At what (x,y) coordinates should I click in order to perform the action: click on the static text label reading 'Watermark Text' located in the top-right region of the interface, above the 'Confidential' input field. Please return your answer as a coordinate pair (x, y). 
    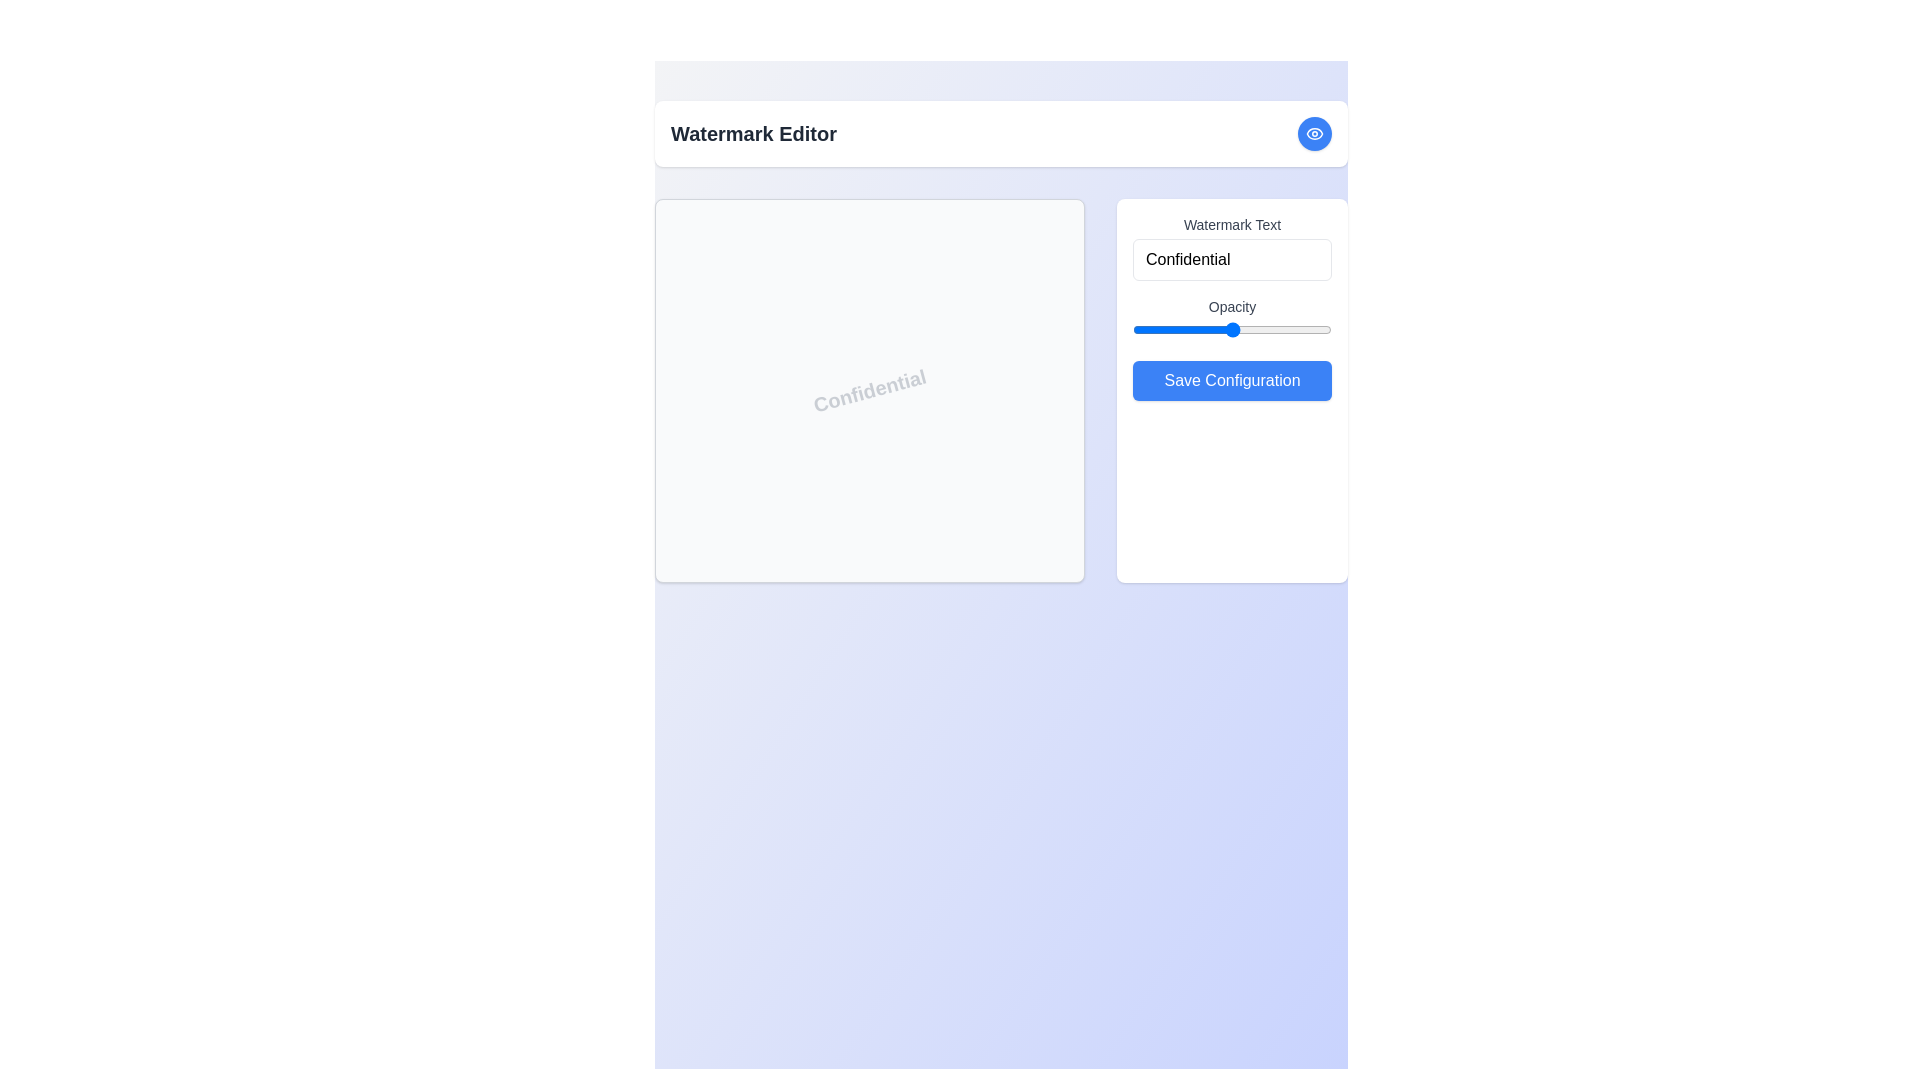
    Looking at the image, I should click on (1231, 224).